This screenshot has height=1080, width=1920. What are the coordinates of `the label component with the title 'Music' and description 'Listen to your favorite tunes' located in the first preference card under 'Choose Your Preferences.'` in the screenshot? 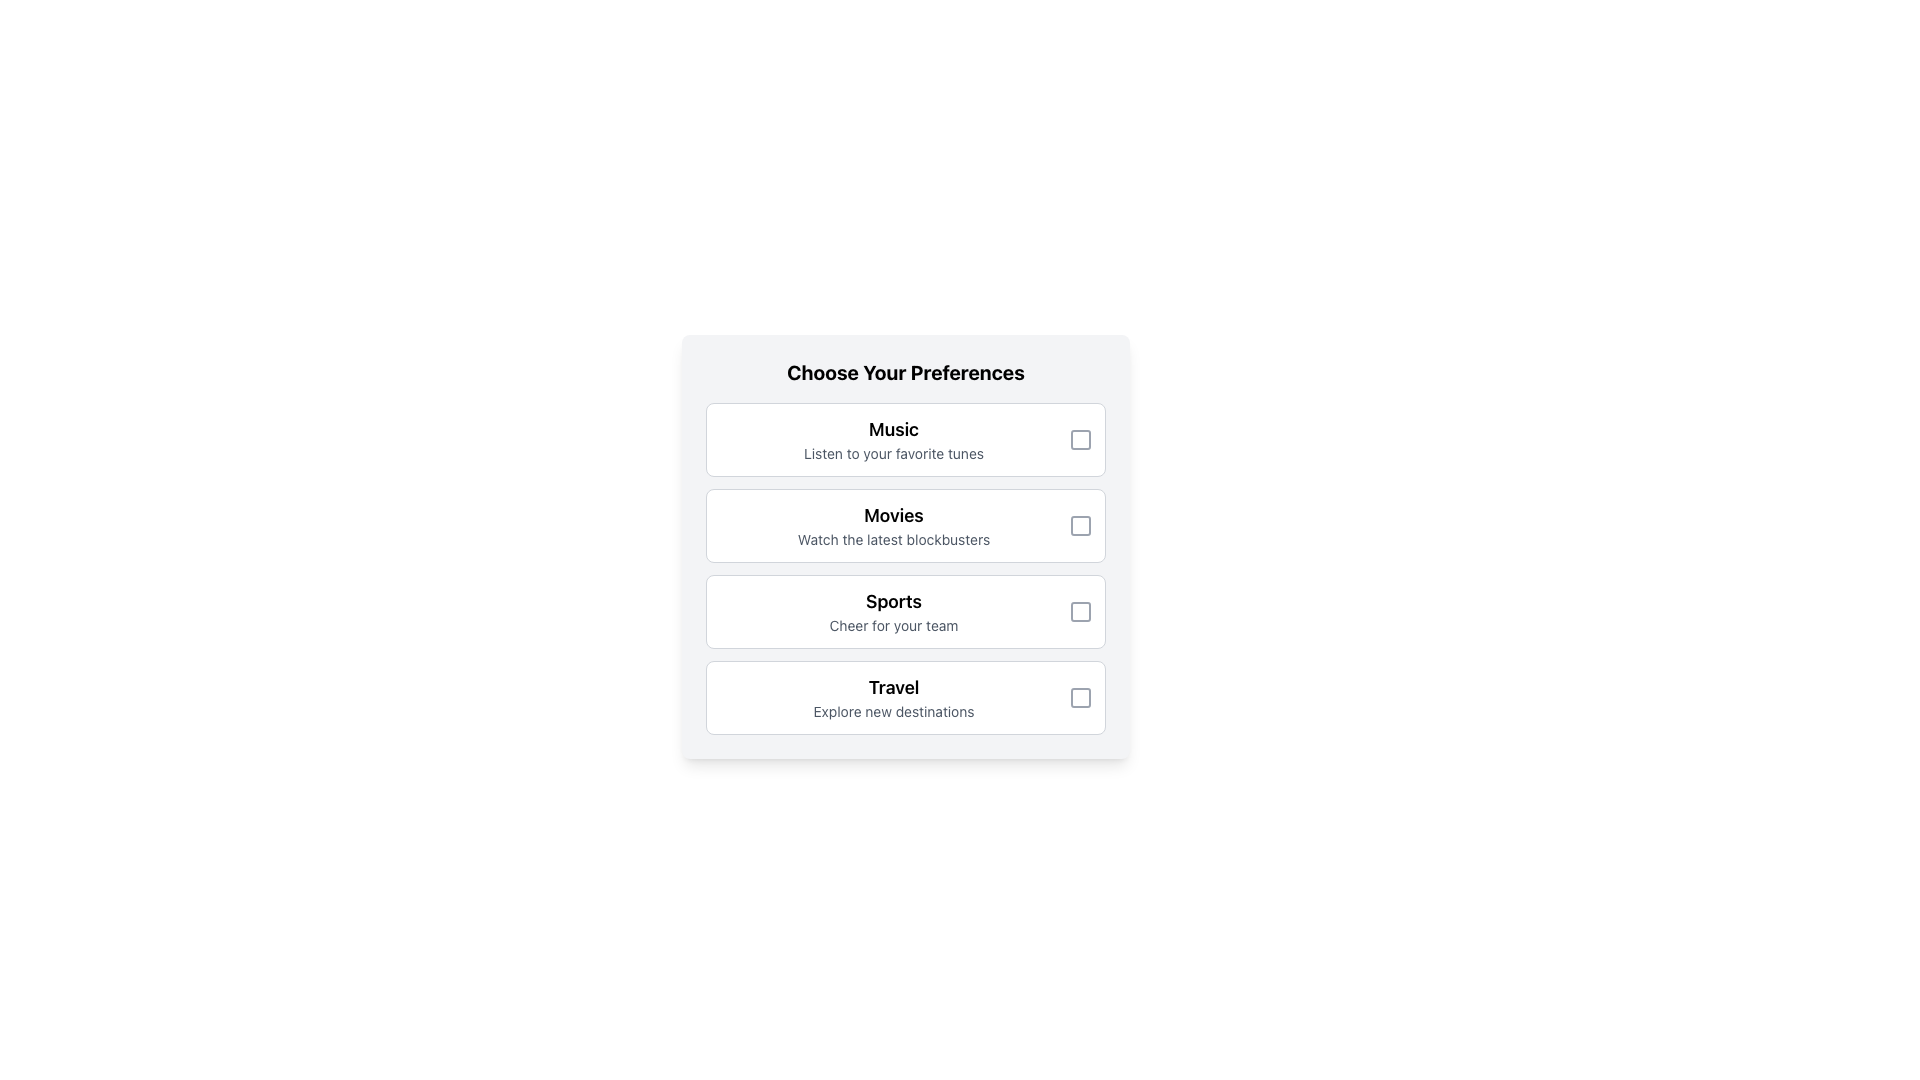 It's located at (892, 438).